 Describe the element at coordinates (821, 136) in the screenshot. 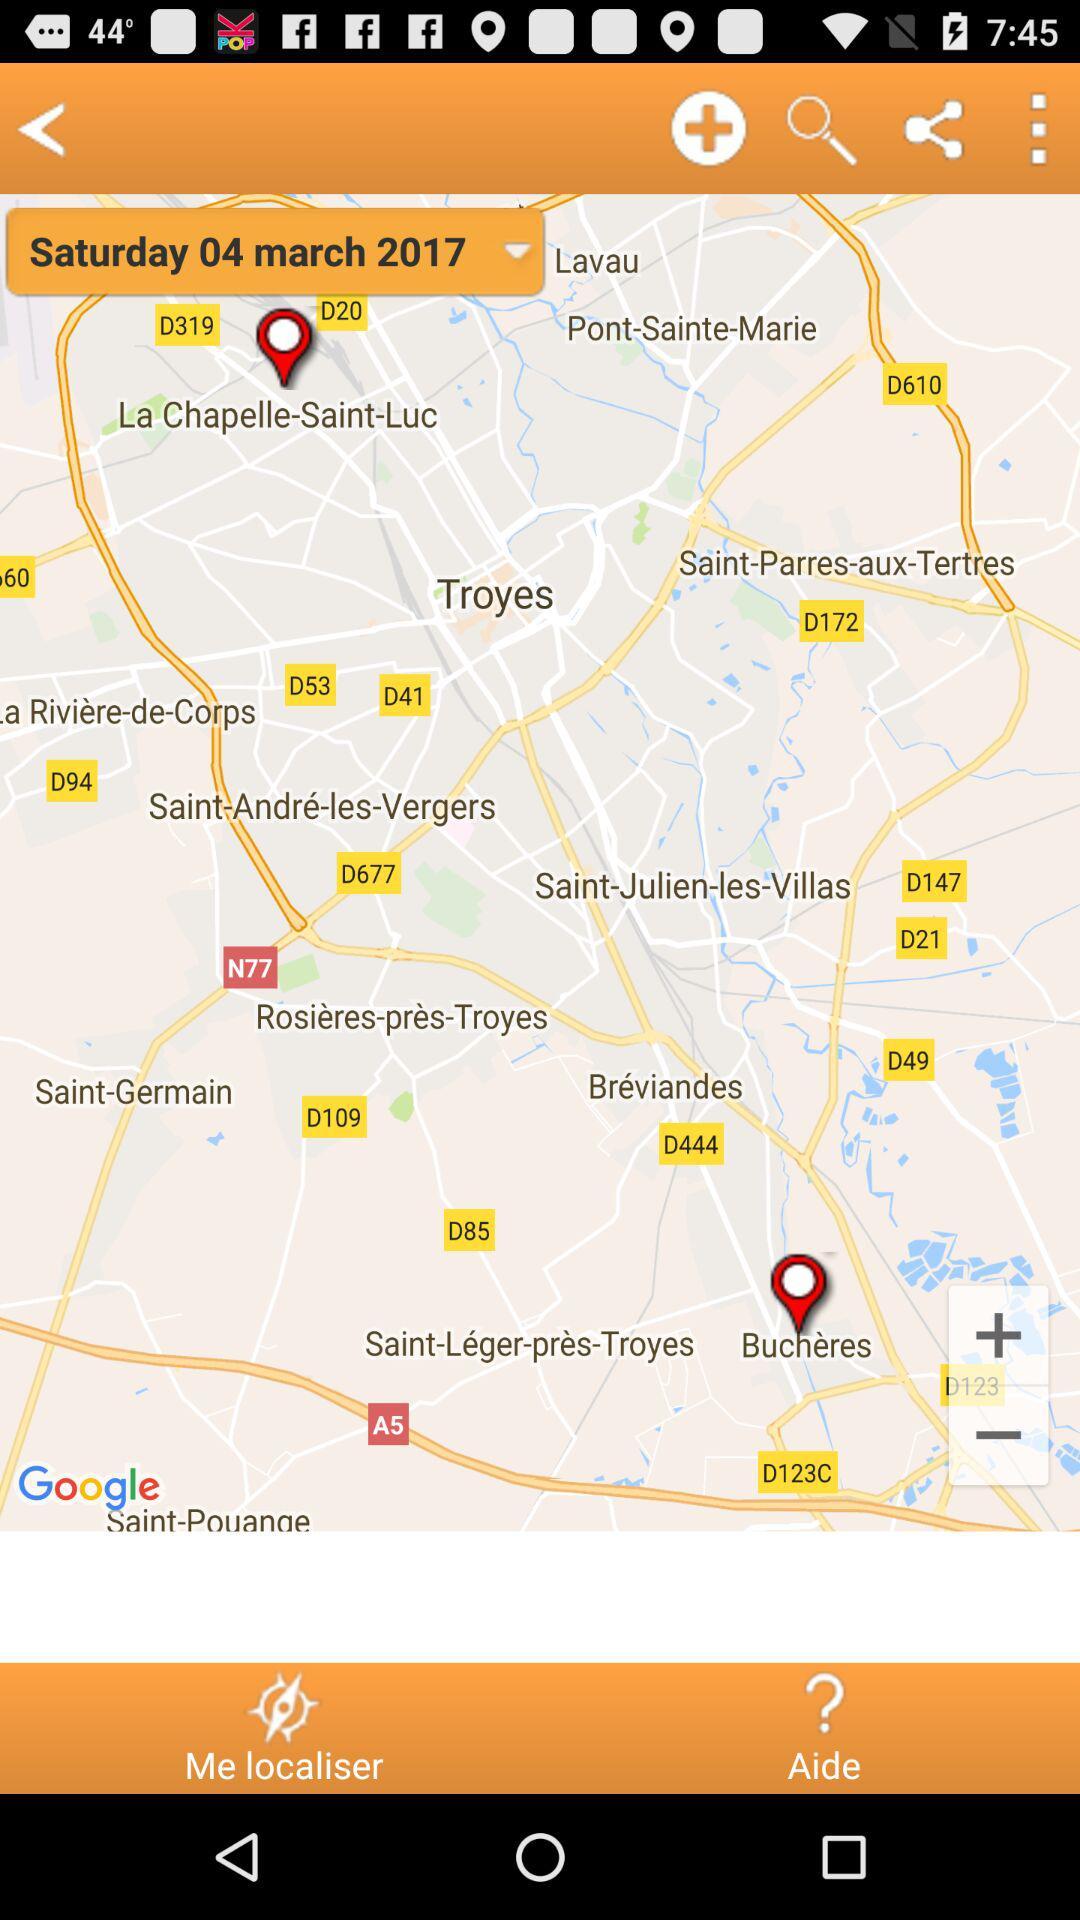

I see `the search icon` at that location.